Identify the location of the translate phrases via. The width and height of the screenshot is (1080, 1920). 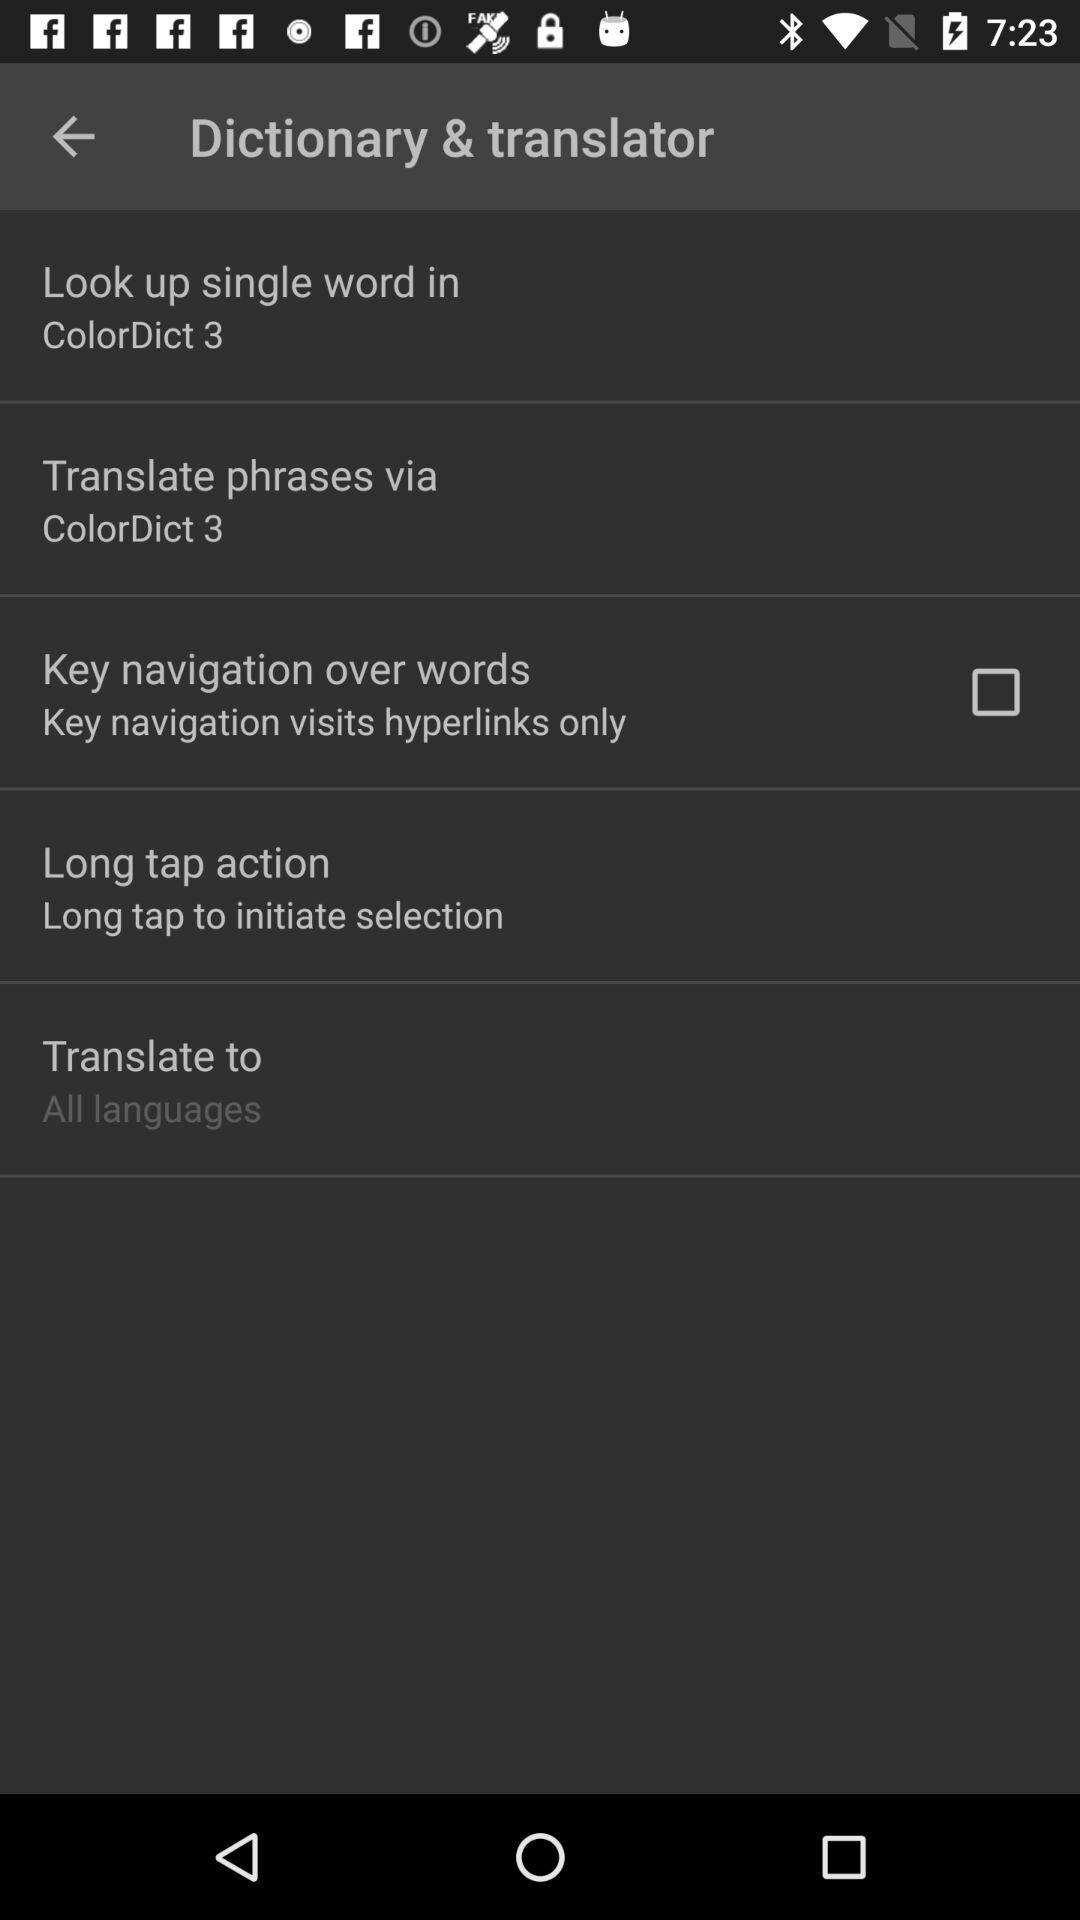
(238, 473).